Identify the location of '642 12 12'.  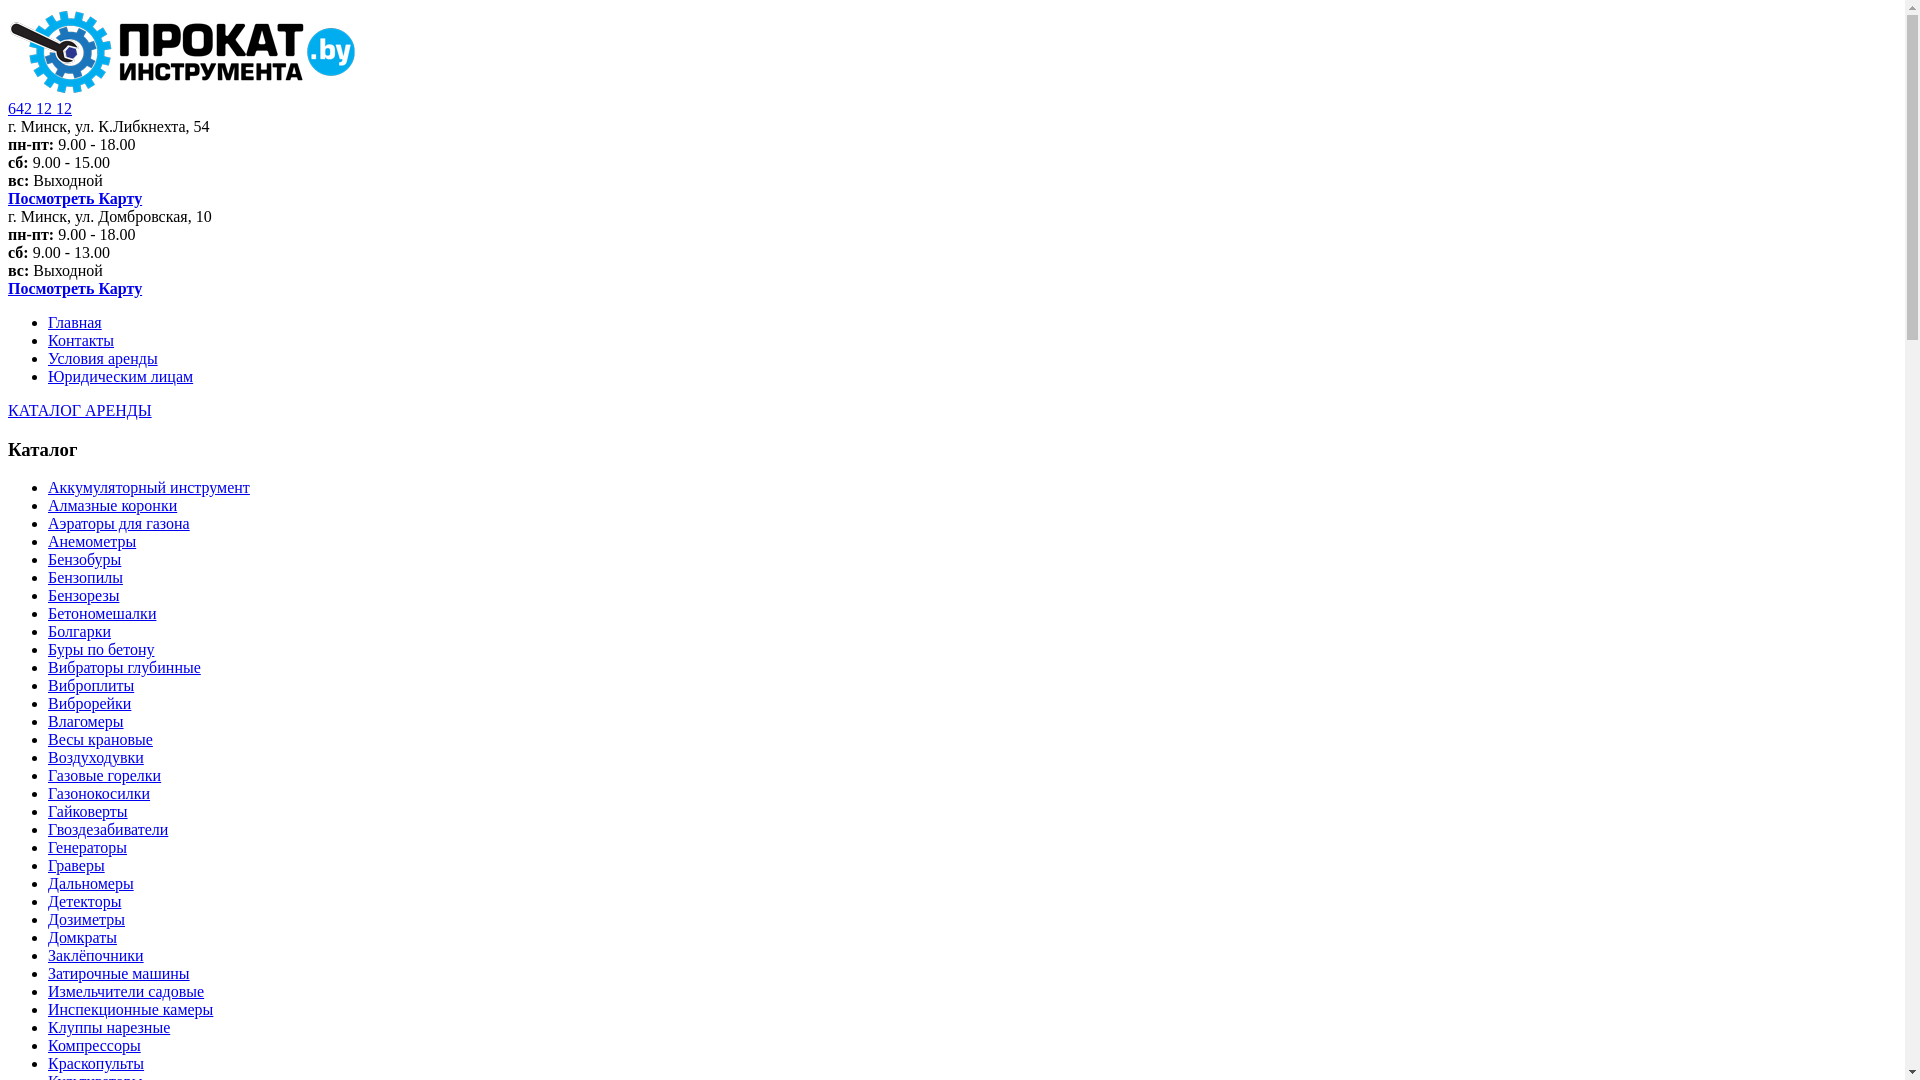
(39, 108).